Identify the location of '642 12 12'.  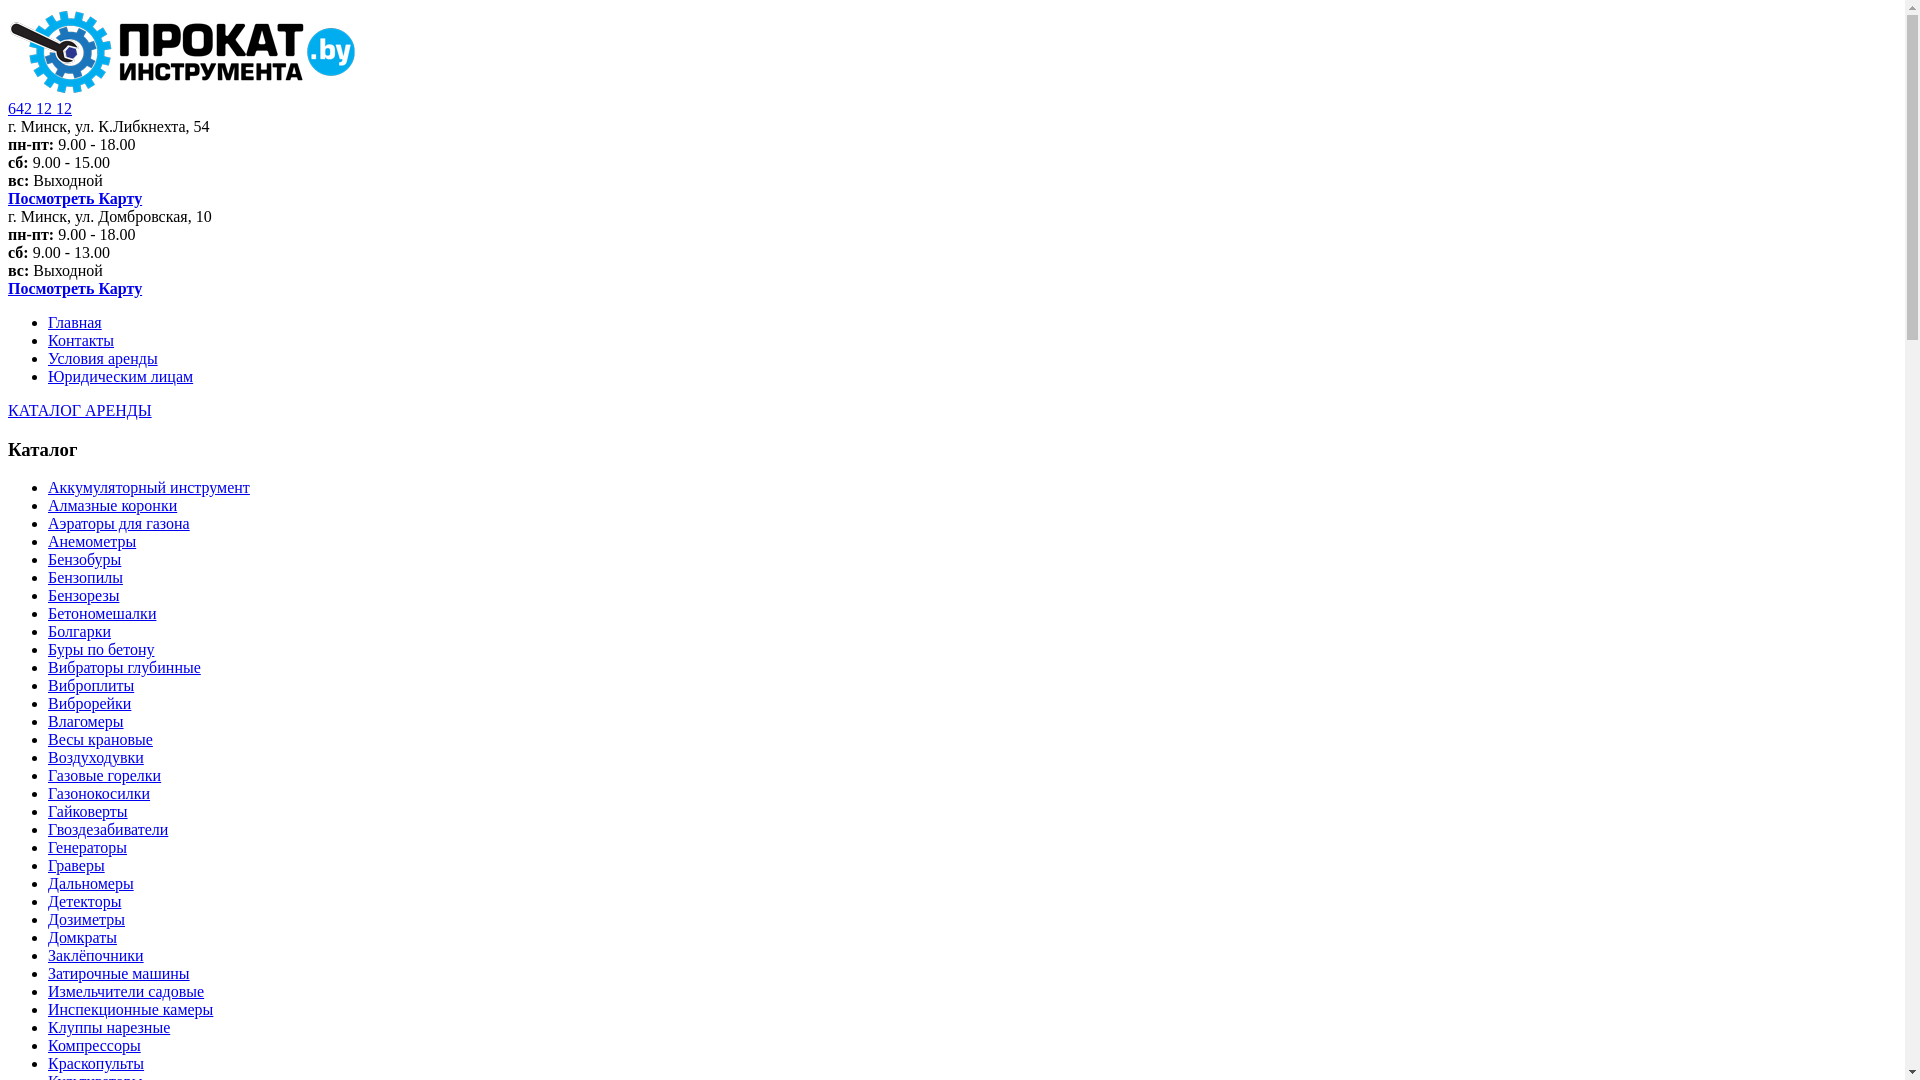
(39, 108).